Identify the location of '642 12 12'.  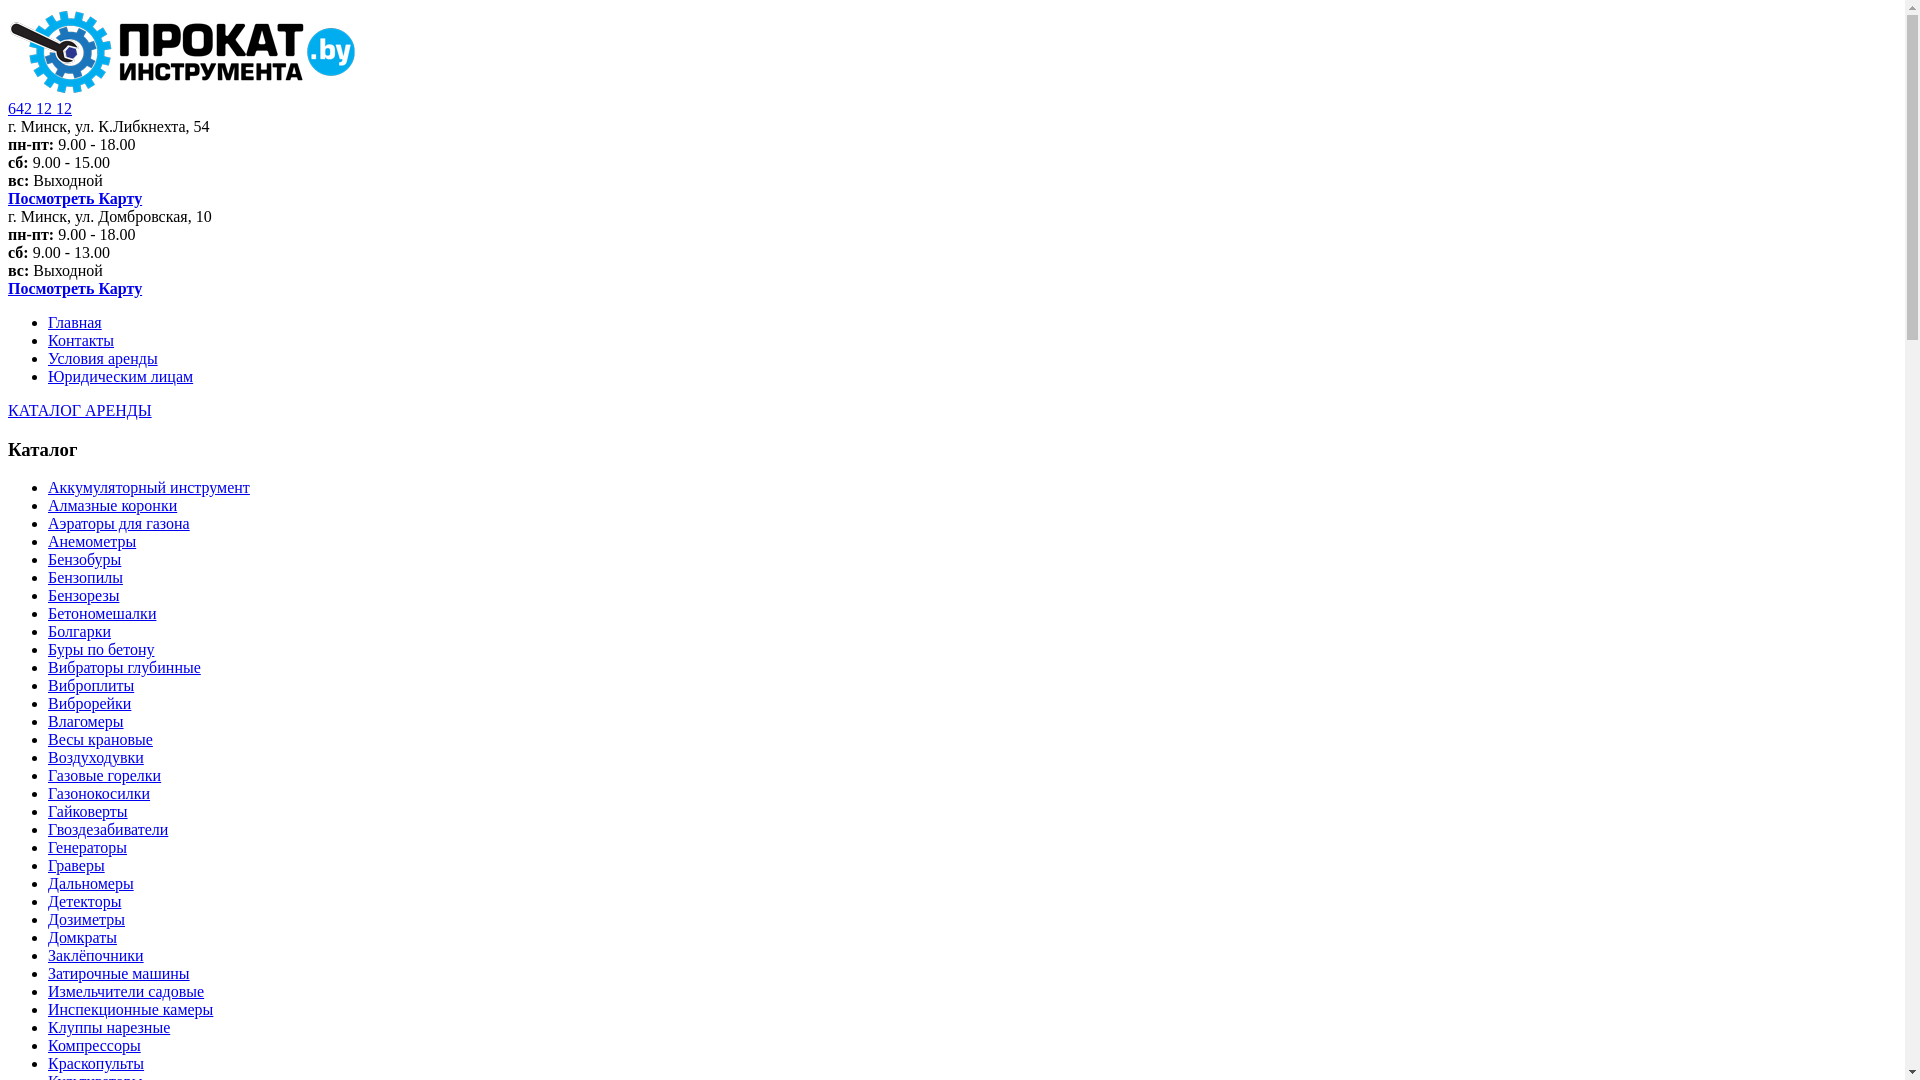
(39, 108).